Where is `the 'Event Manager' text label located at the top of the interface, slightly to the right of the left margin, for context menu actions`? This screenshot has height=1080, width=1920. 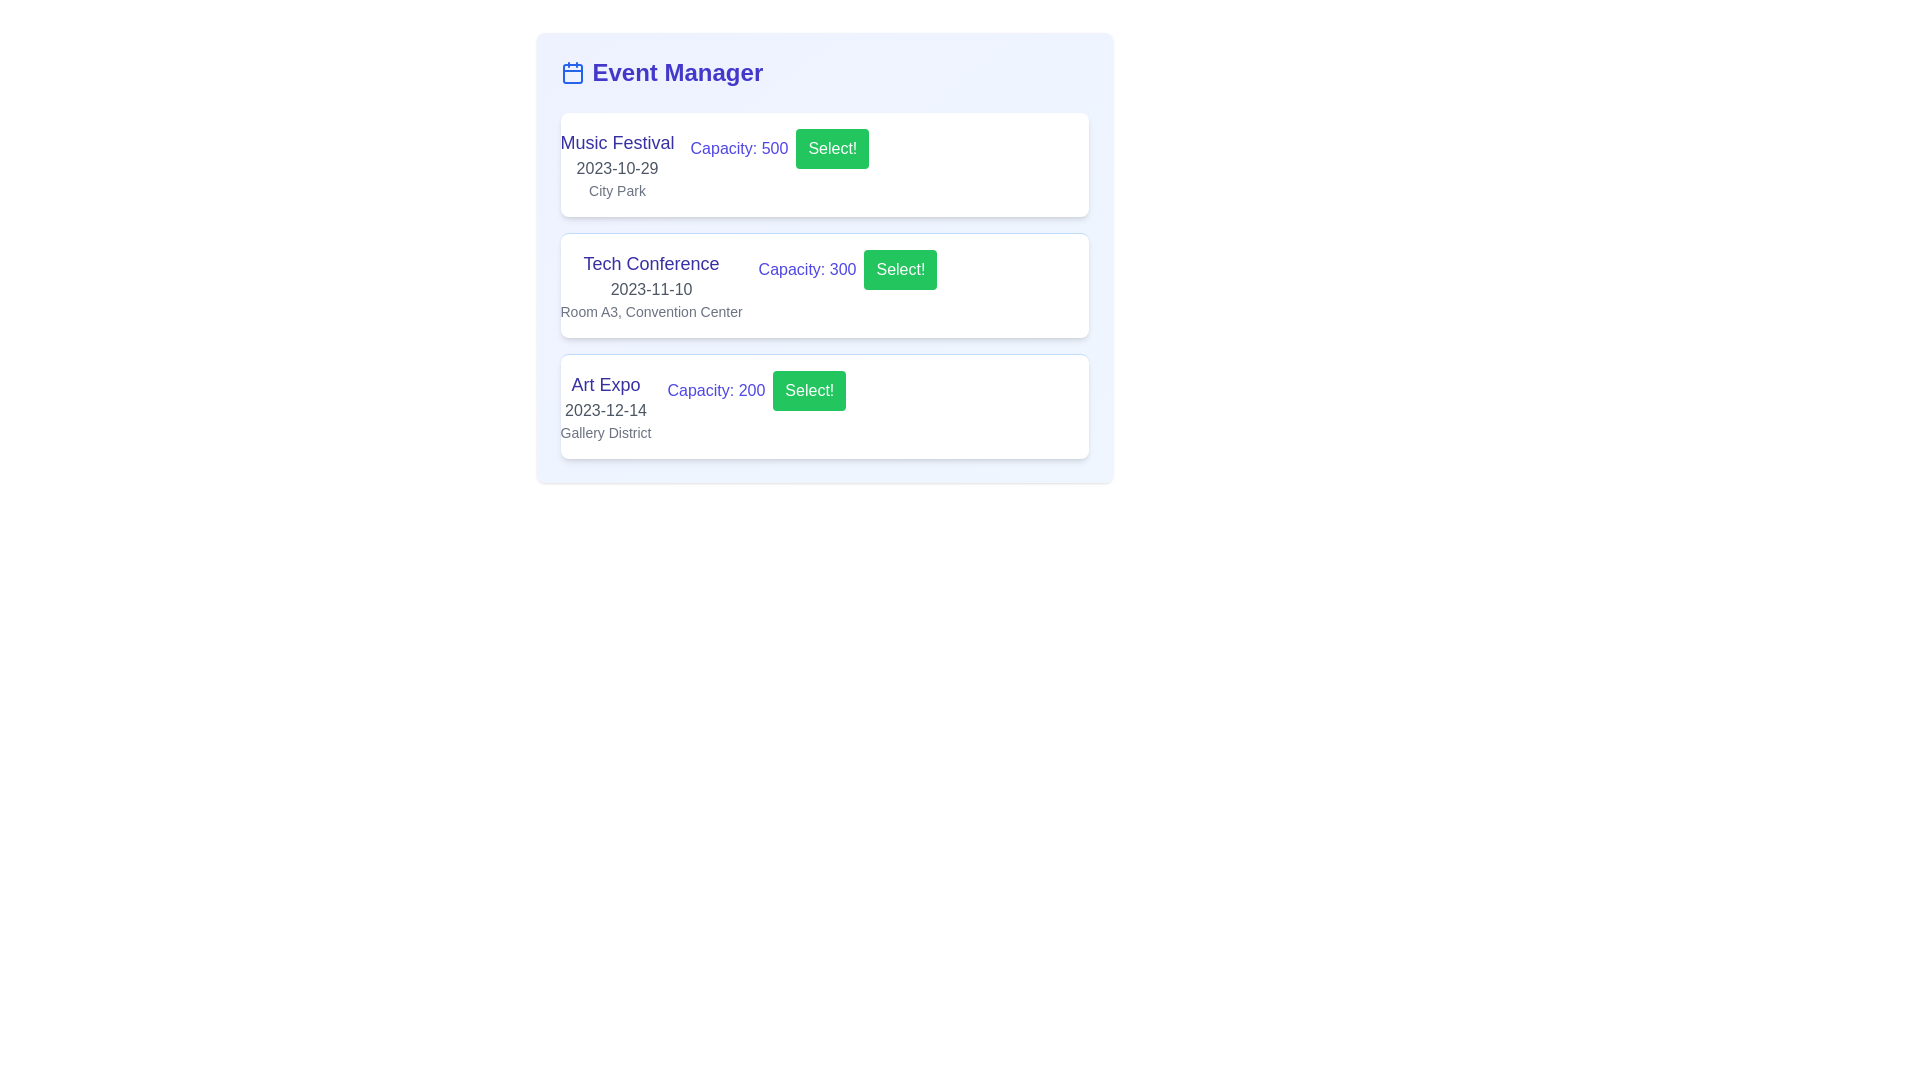
the 'Event Manager' text label located at the top of the interface, slightly to the right of the left margin, for context menu actions is located at coordinates (677, 72).